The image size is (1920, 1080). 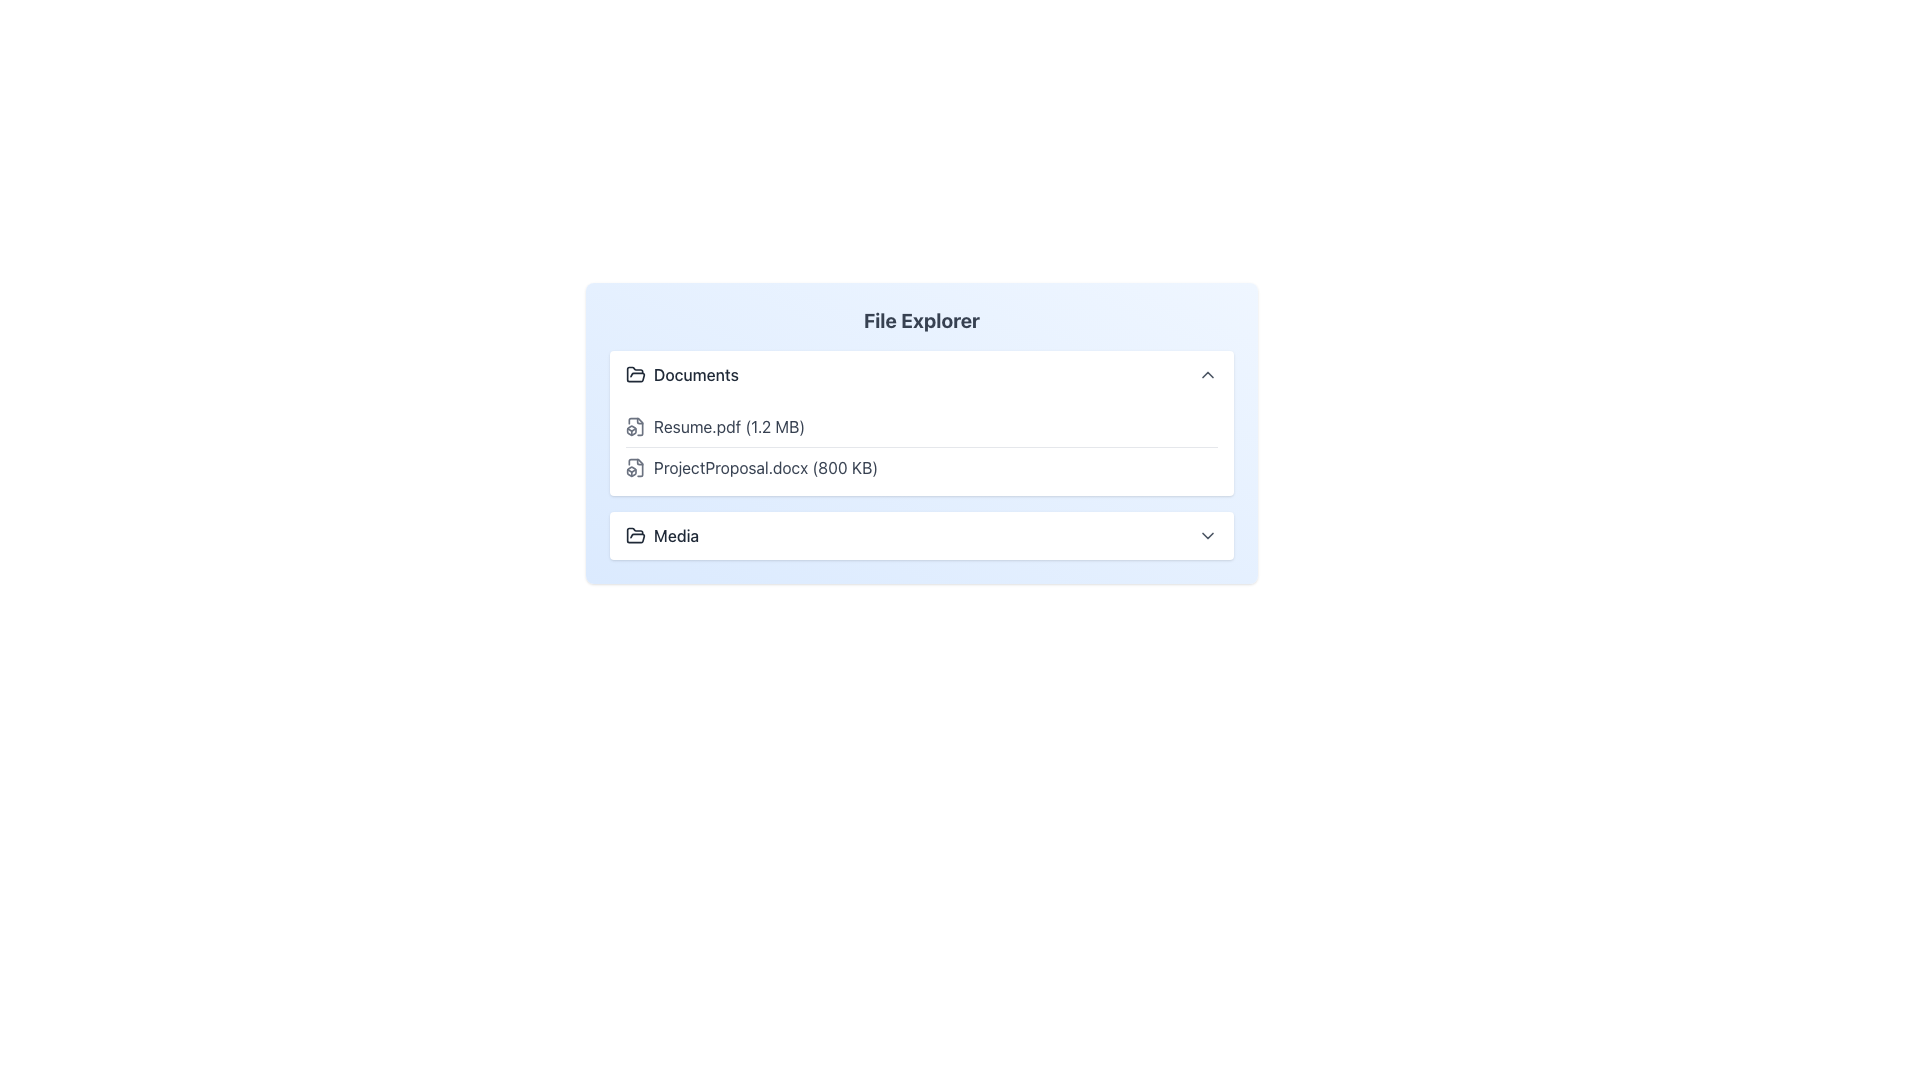 What do you see at coordinates (920, 431) in the screenshot?
I see `the individual file links within the rectangular section of the File Explorer interface, which has a bold title at the top and a light blue background` at bounding box center [920, 431].